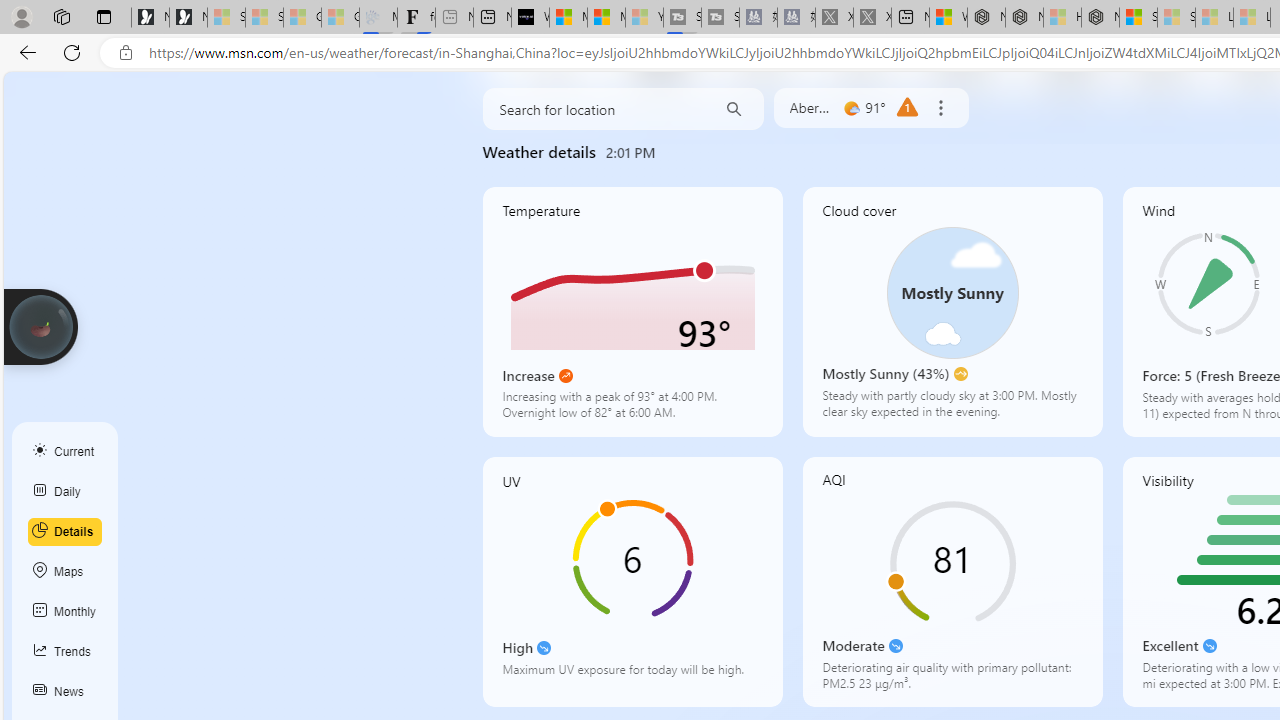  Describe the element at coordinates (65, 530) in the screenshot. I see `'Details'` at that location.